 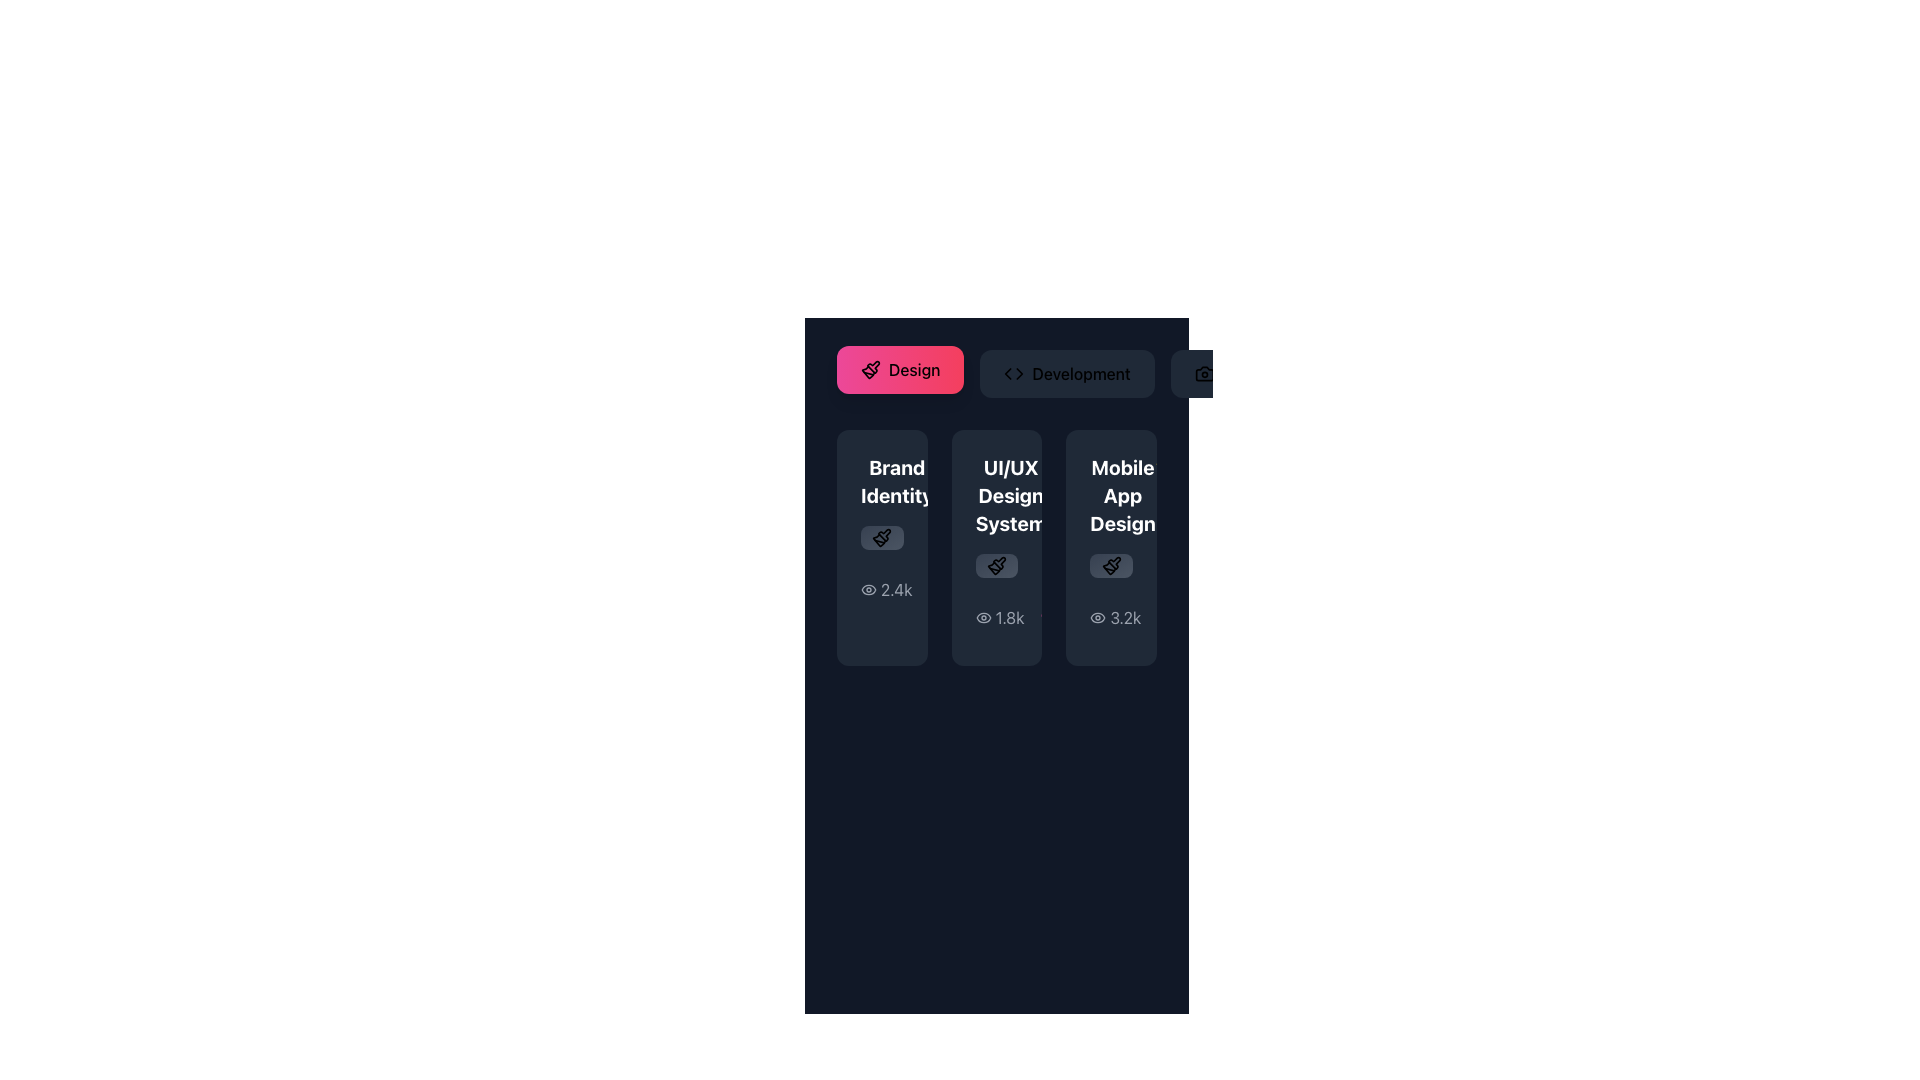 What do you see at coordinates (997, 374) in the screenshot?
I see `the 'Development' button, which is the second button in a horizontal group of buttons labeled 'Design', 'Development', and 'Photography'. The 'Development' button has a dark grey background and is adjacent to the highlighted 'Design' button on the left and the 'Photography' button on the right` at bounding box center [997, 374].